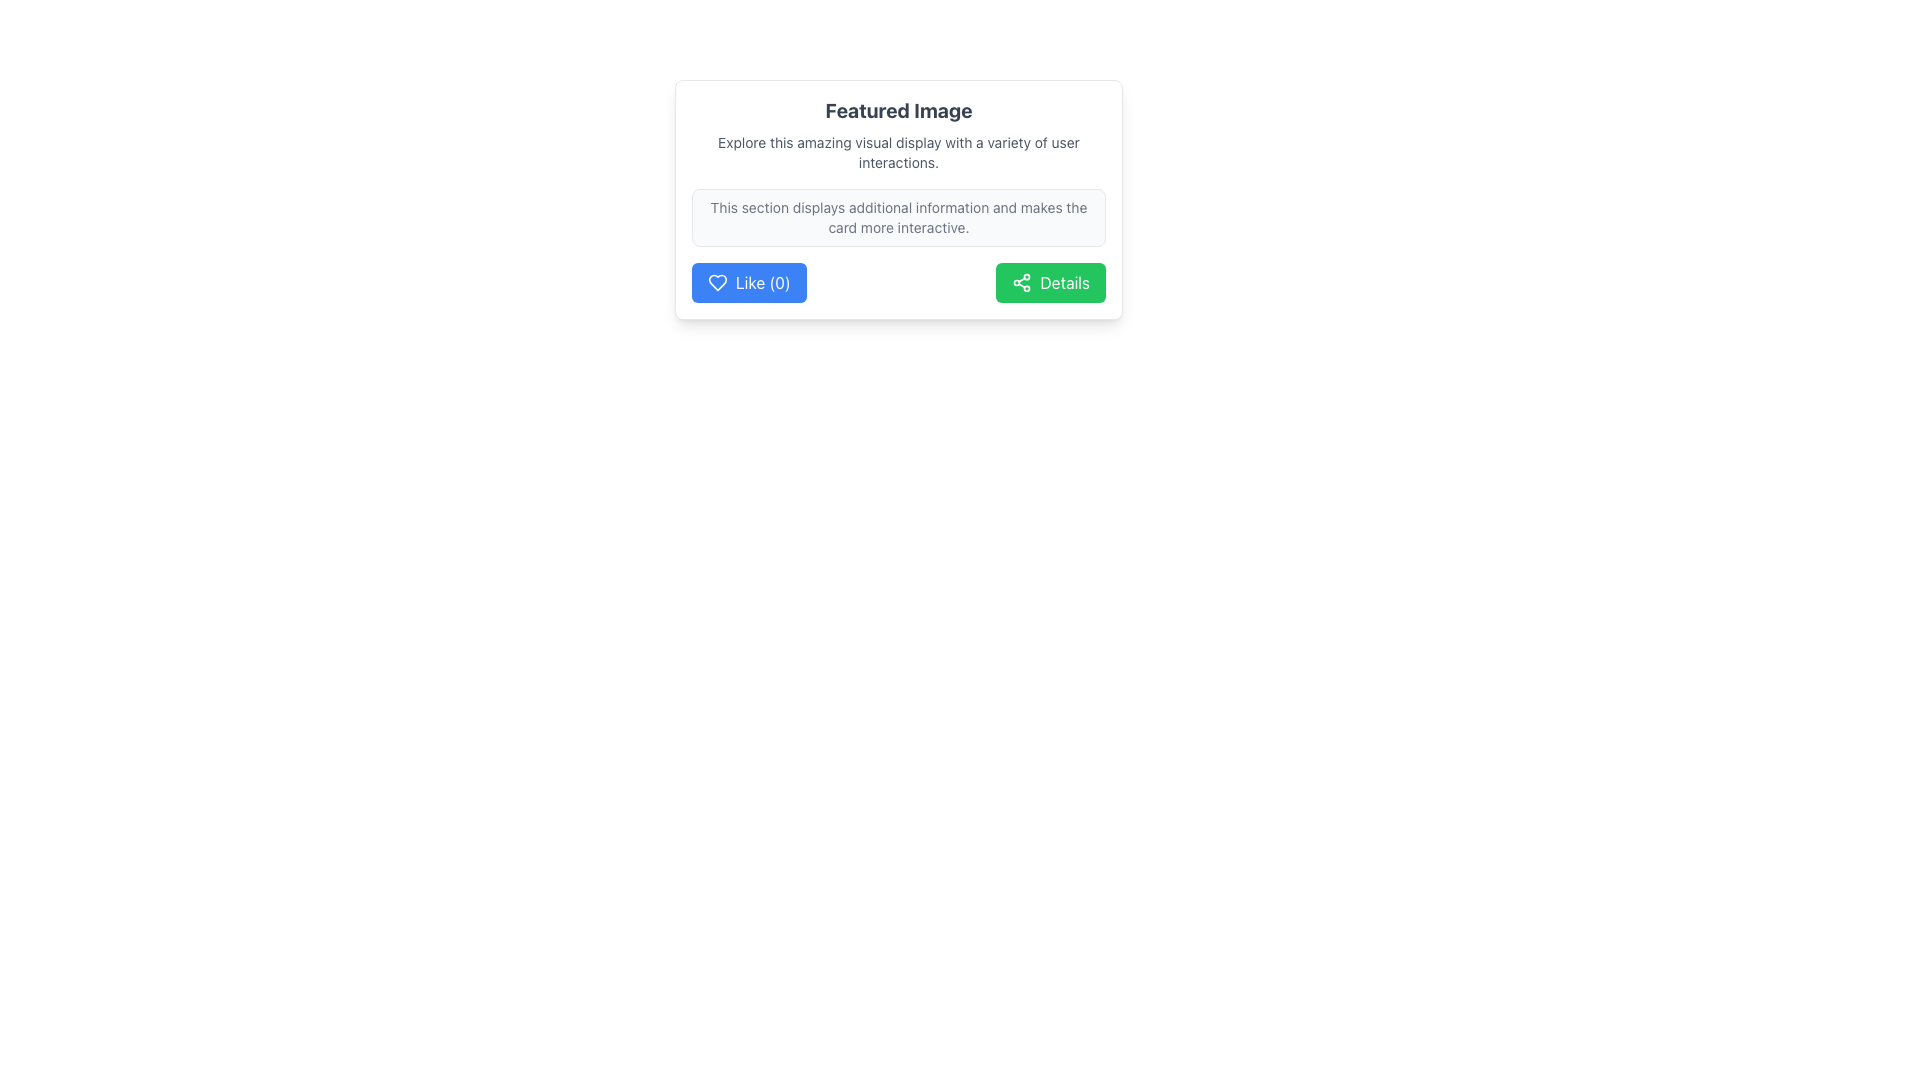 This screenshot has width=1920, height=1080. What do you see at coordinates (718, 282) in the screenshot?
I see `the heart icon within the 'Like (0)' button located at the bottom-left corner of the card element` at bounding box center [718, 282].